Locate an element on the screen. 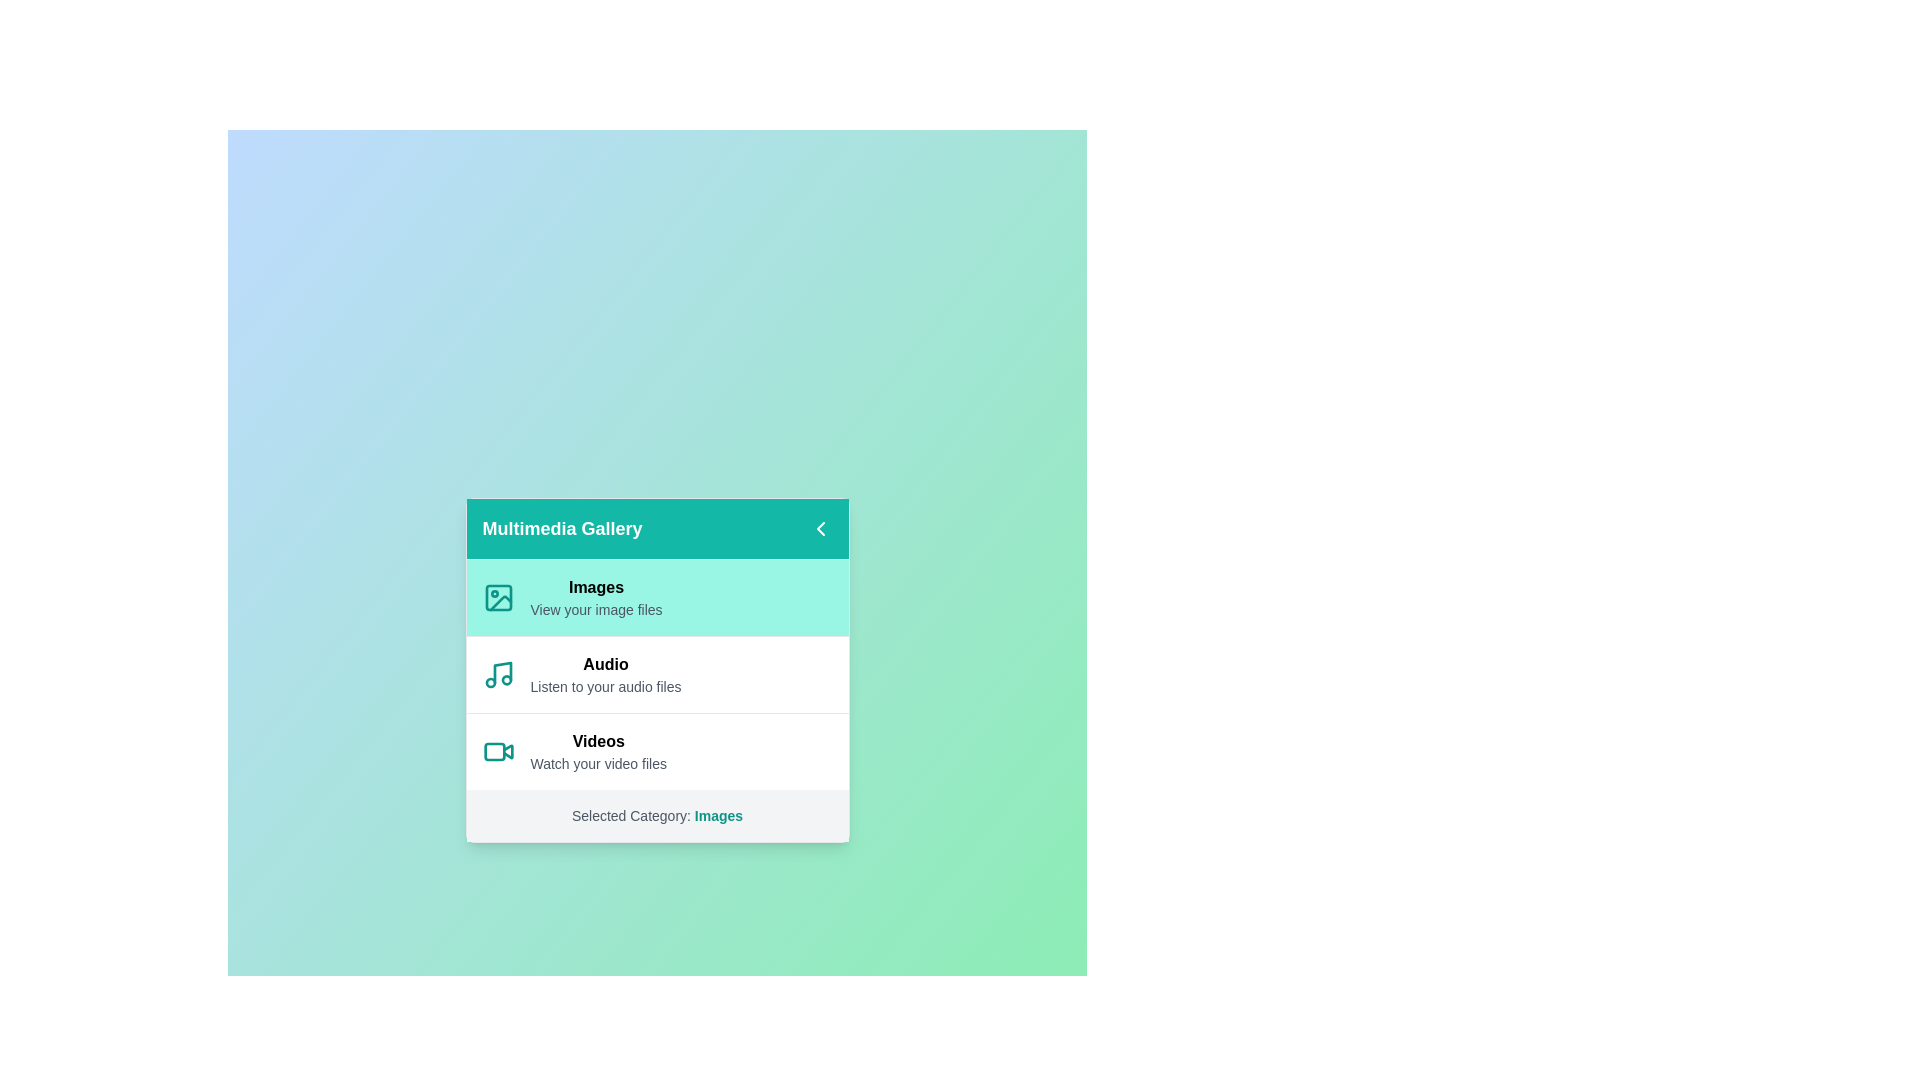 The width and height of the screenshot is (1920, 1080). the category Images to select it is located at coordinates (657, 596).